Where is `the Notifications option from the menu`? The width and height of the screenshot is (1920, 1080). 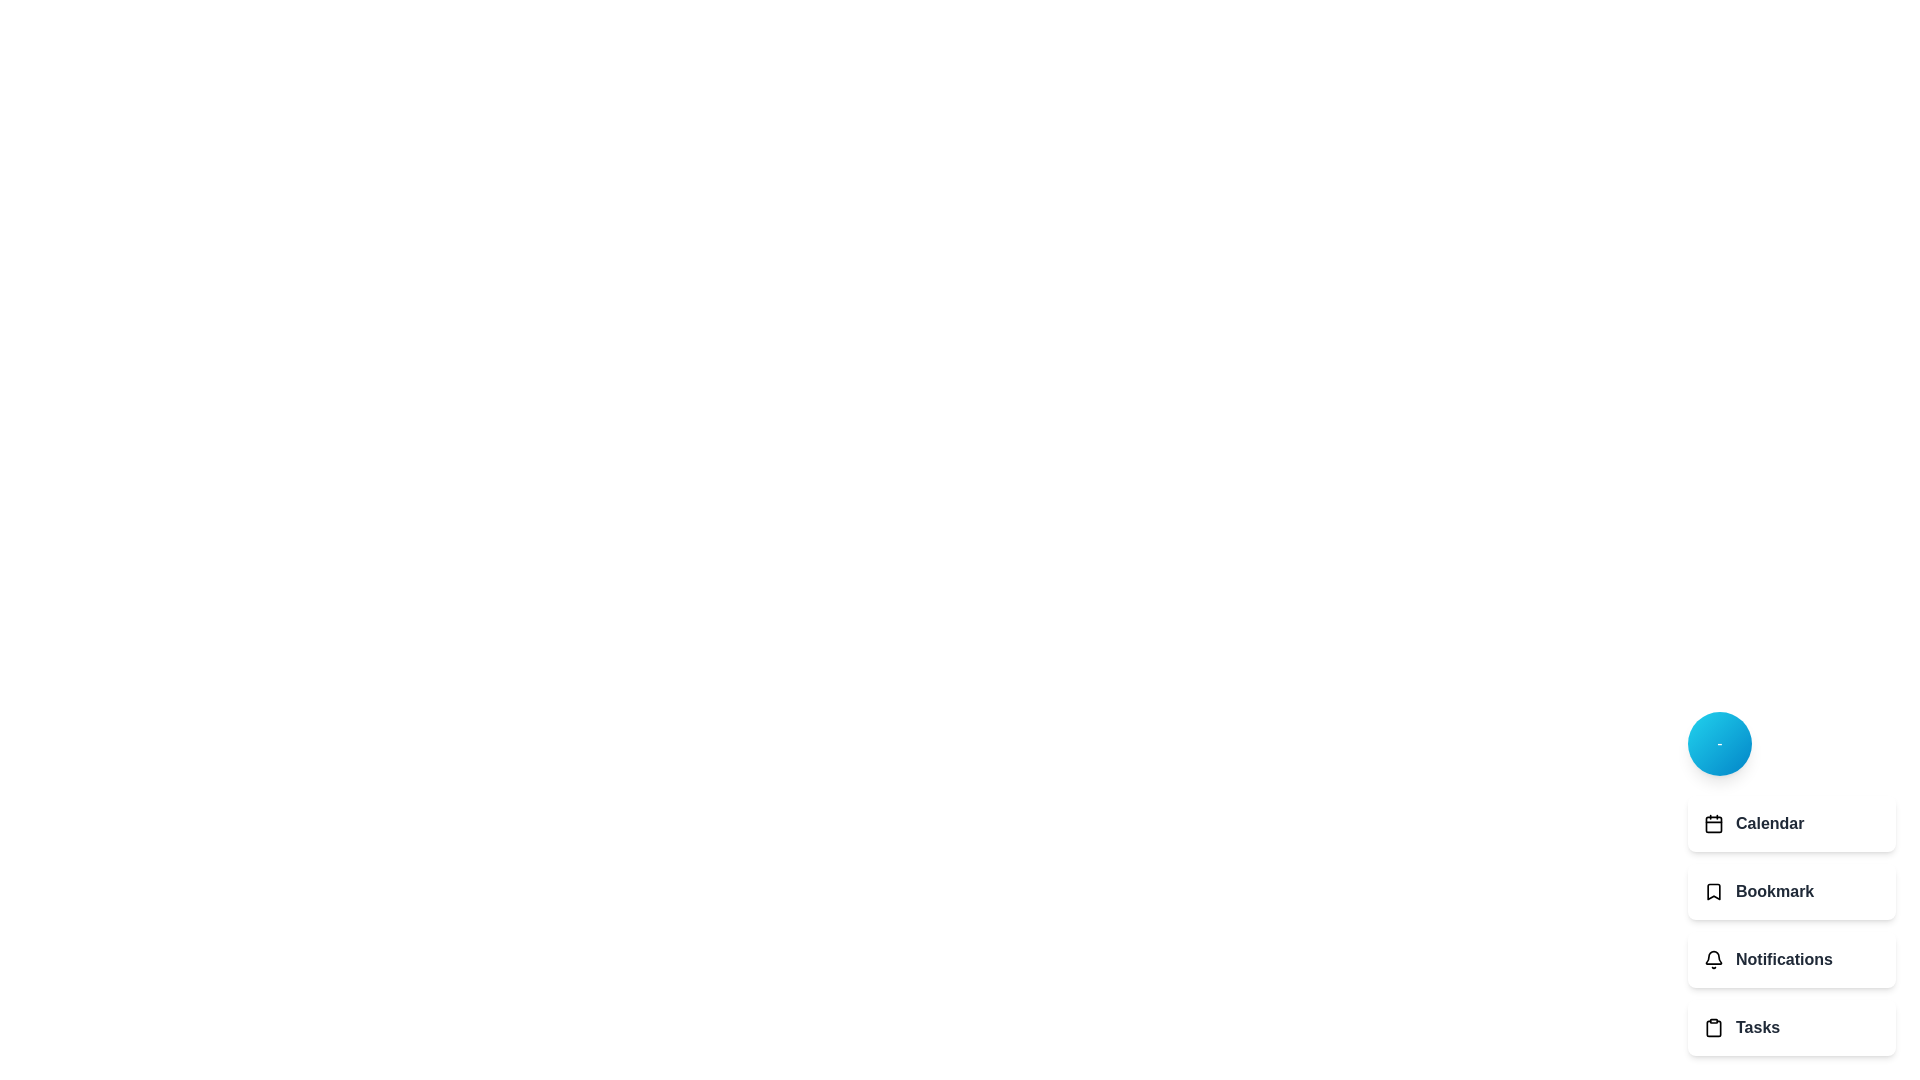 the Notifications option from the menu is located at coordinates (1791, 959).